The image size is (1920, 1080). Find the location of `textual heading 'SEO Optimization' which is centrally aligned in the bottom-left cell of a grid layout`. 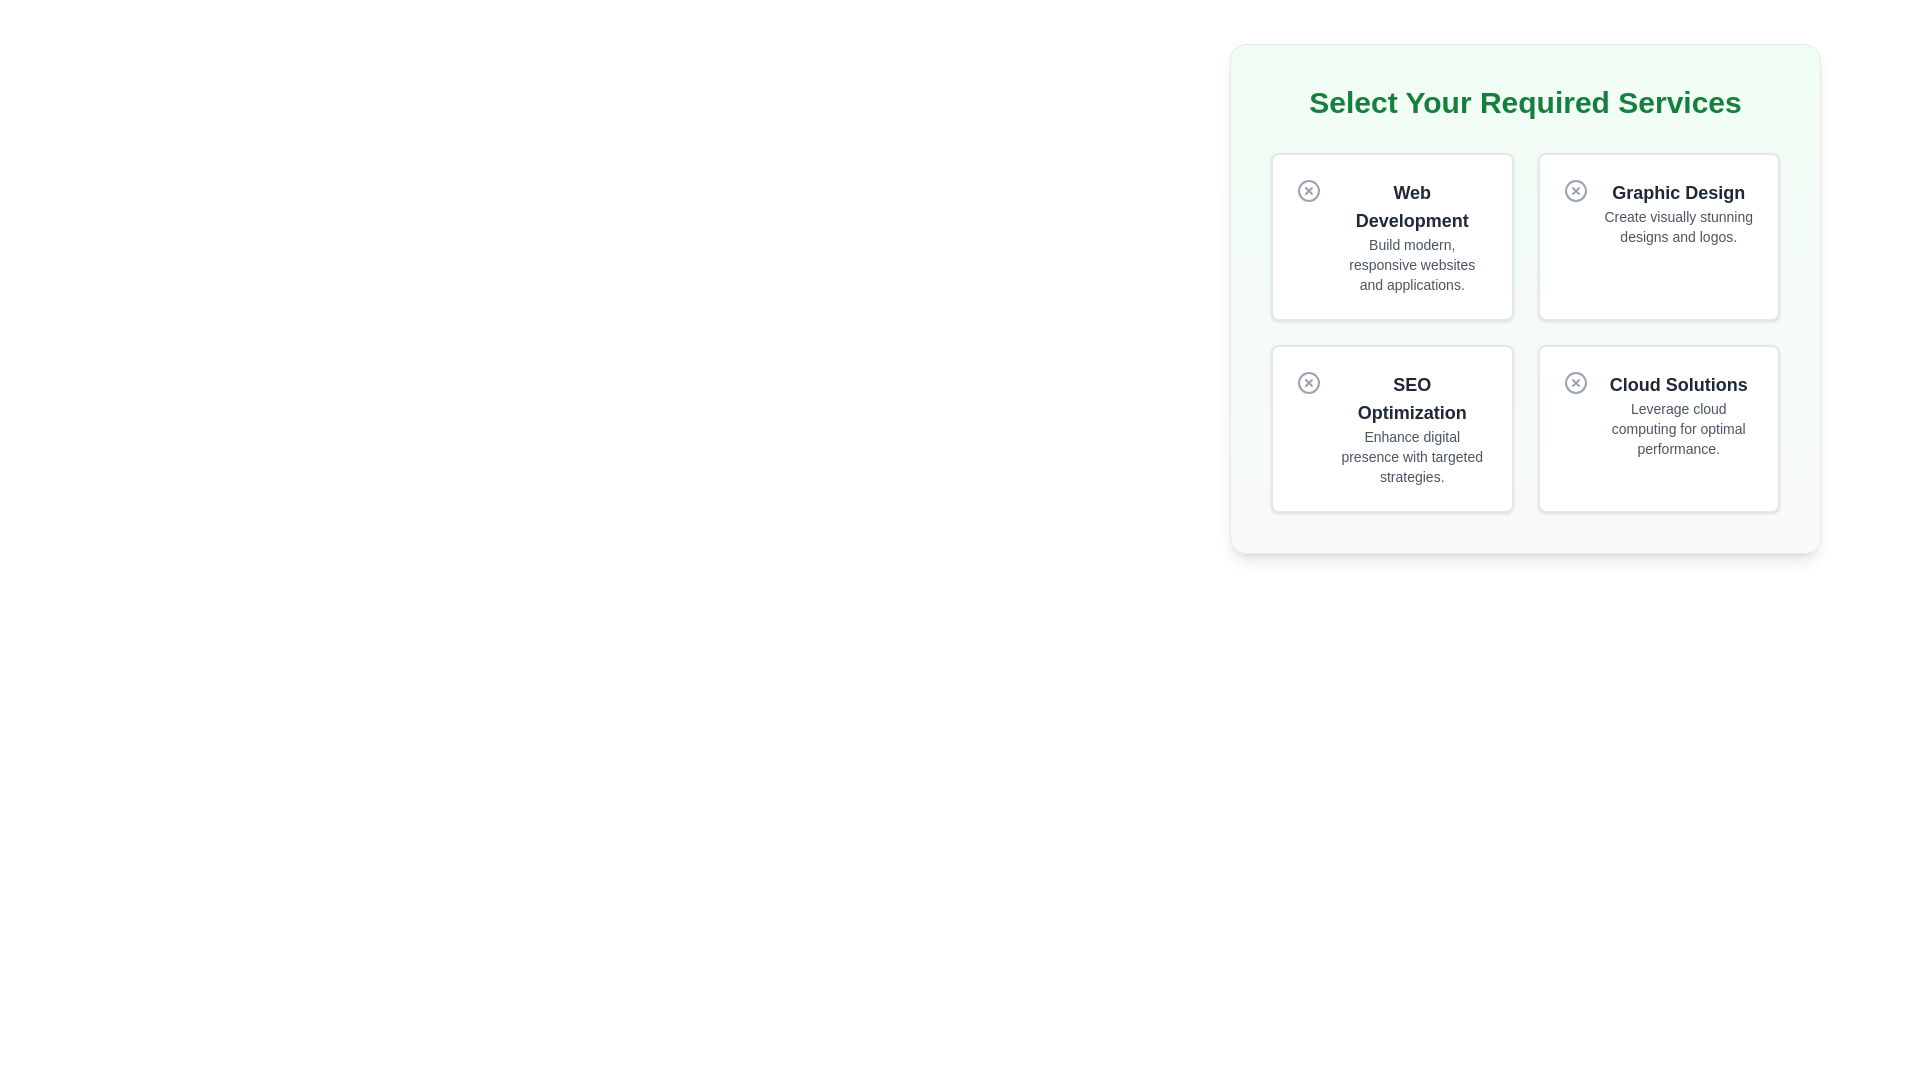

textual heading 'SEO Optimization' which is centrally aligned in the bottom-left cell of a grid layout is located at coordinates (1411, 398).